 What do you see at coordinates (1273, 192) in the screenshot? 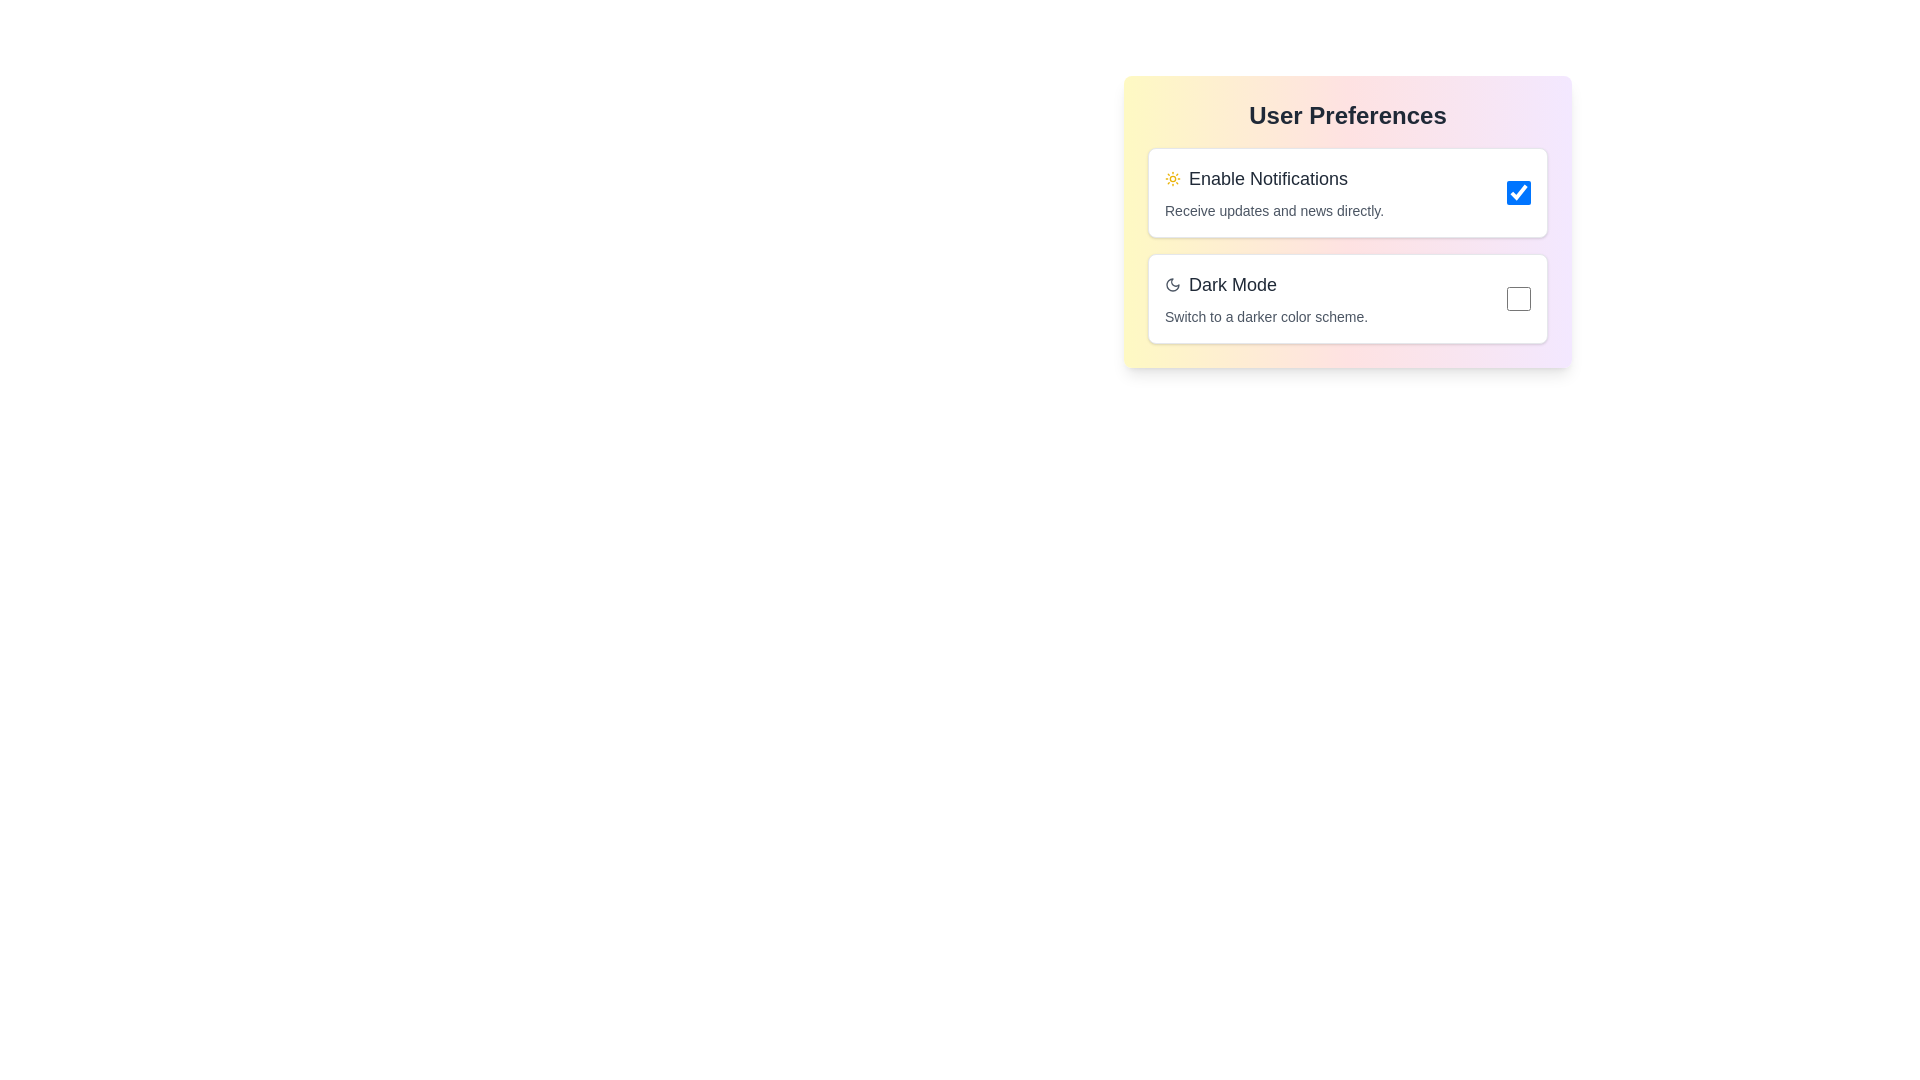
I see `the 'Enable Notifications' text block that describes its purpose for providing updates and news directly, located in the upper section of the user preferences panel next to the checkbox` at bounding box center [1273, 192].